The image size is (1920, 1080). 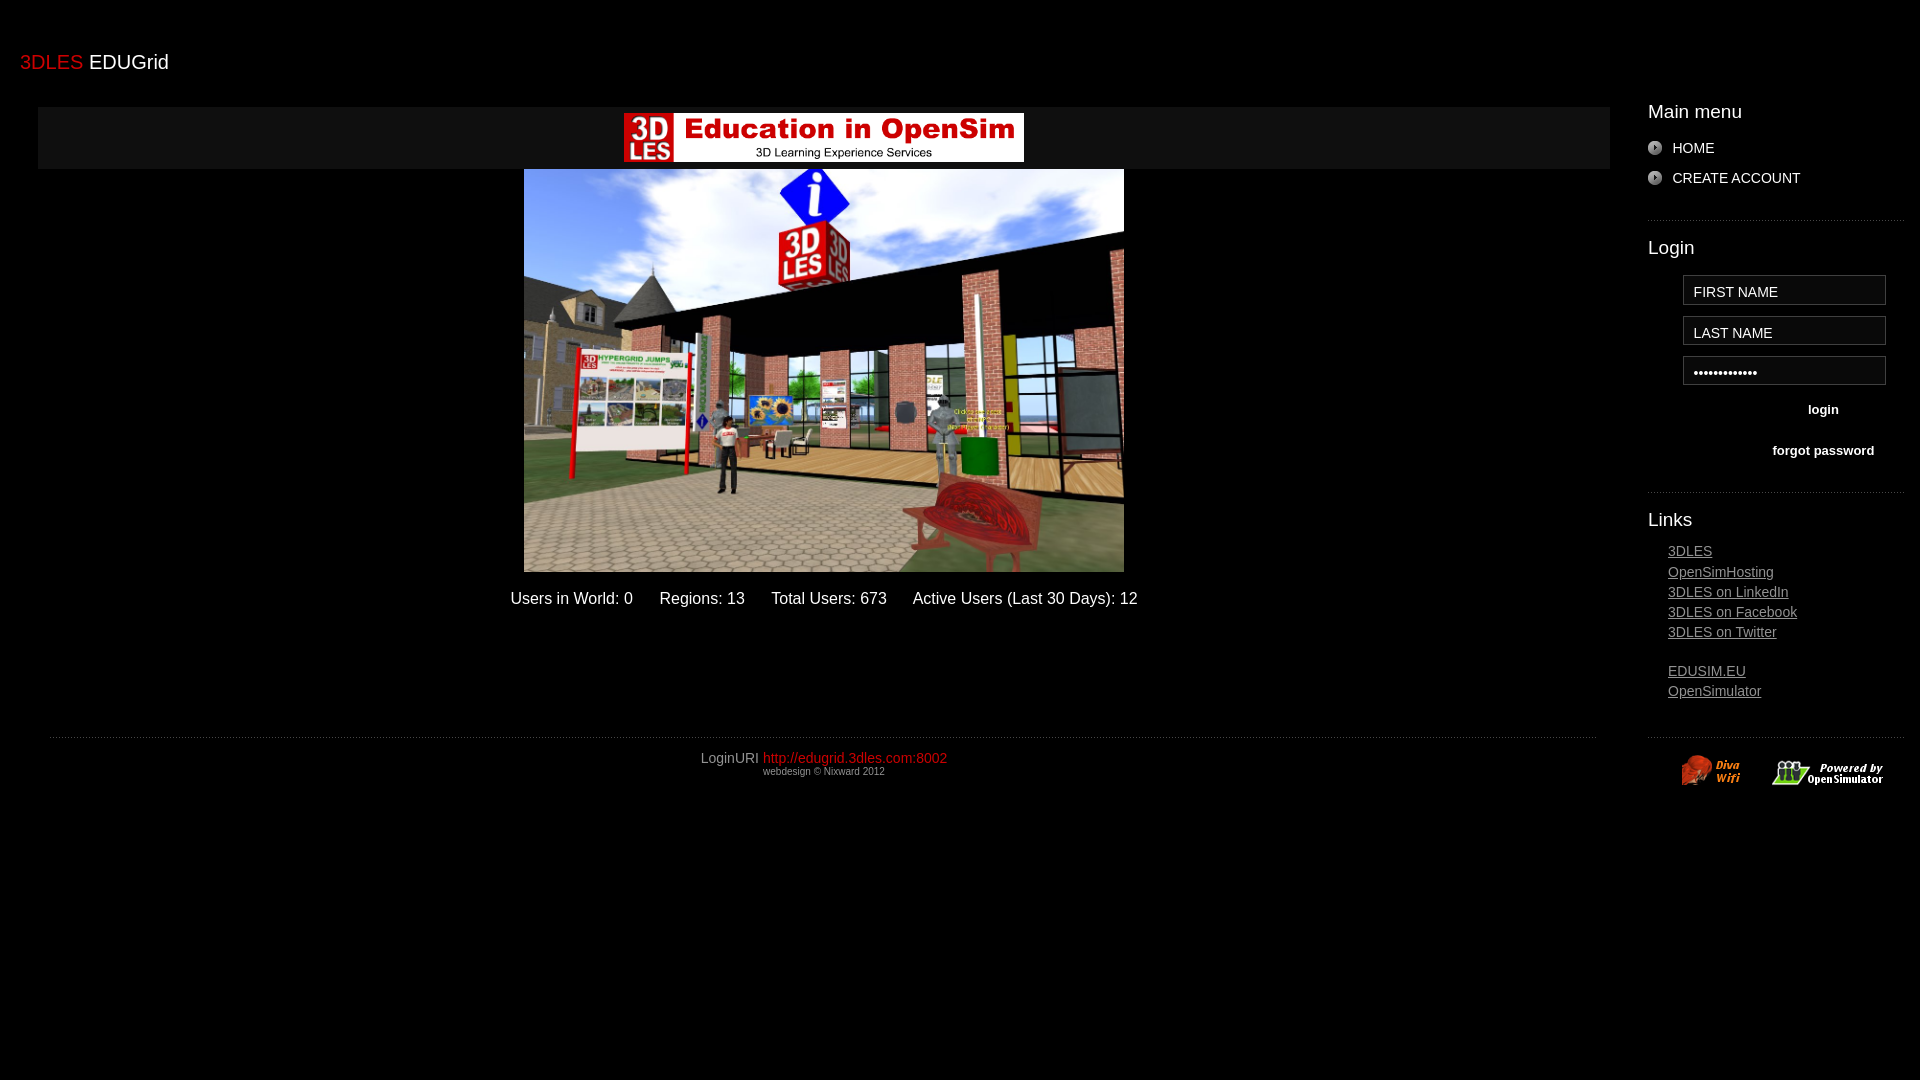 What do you see at coordinates (1823, 410) in the screenshot?
I see `'login'` at bounding box center [1823, 410].